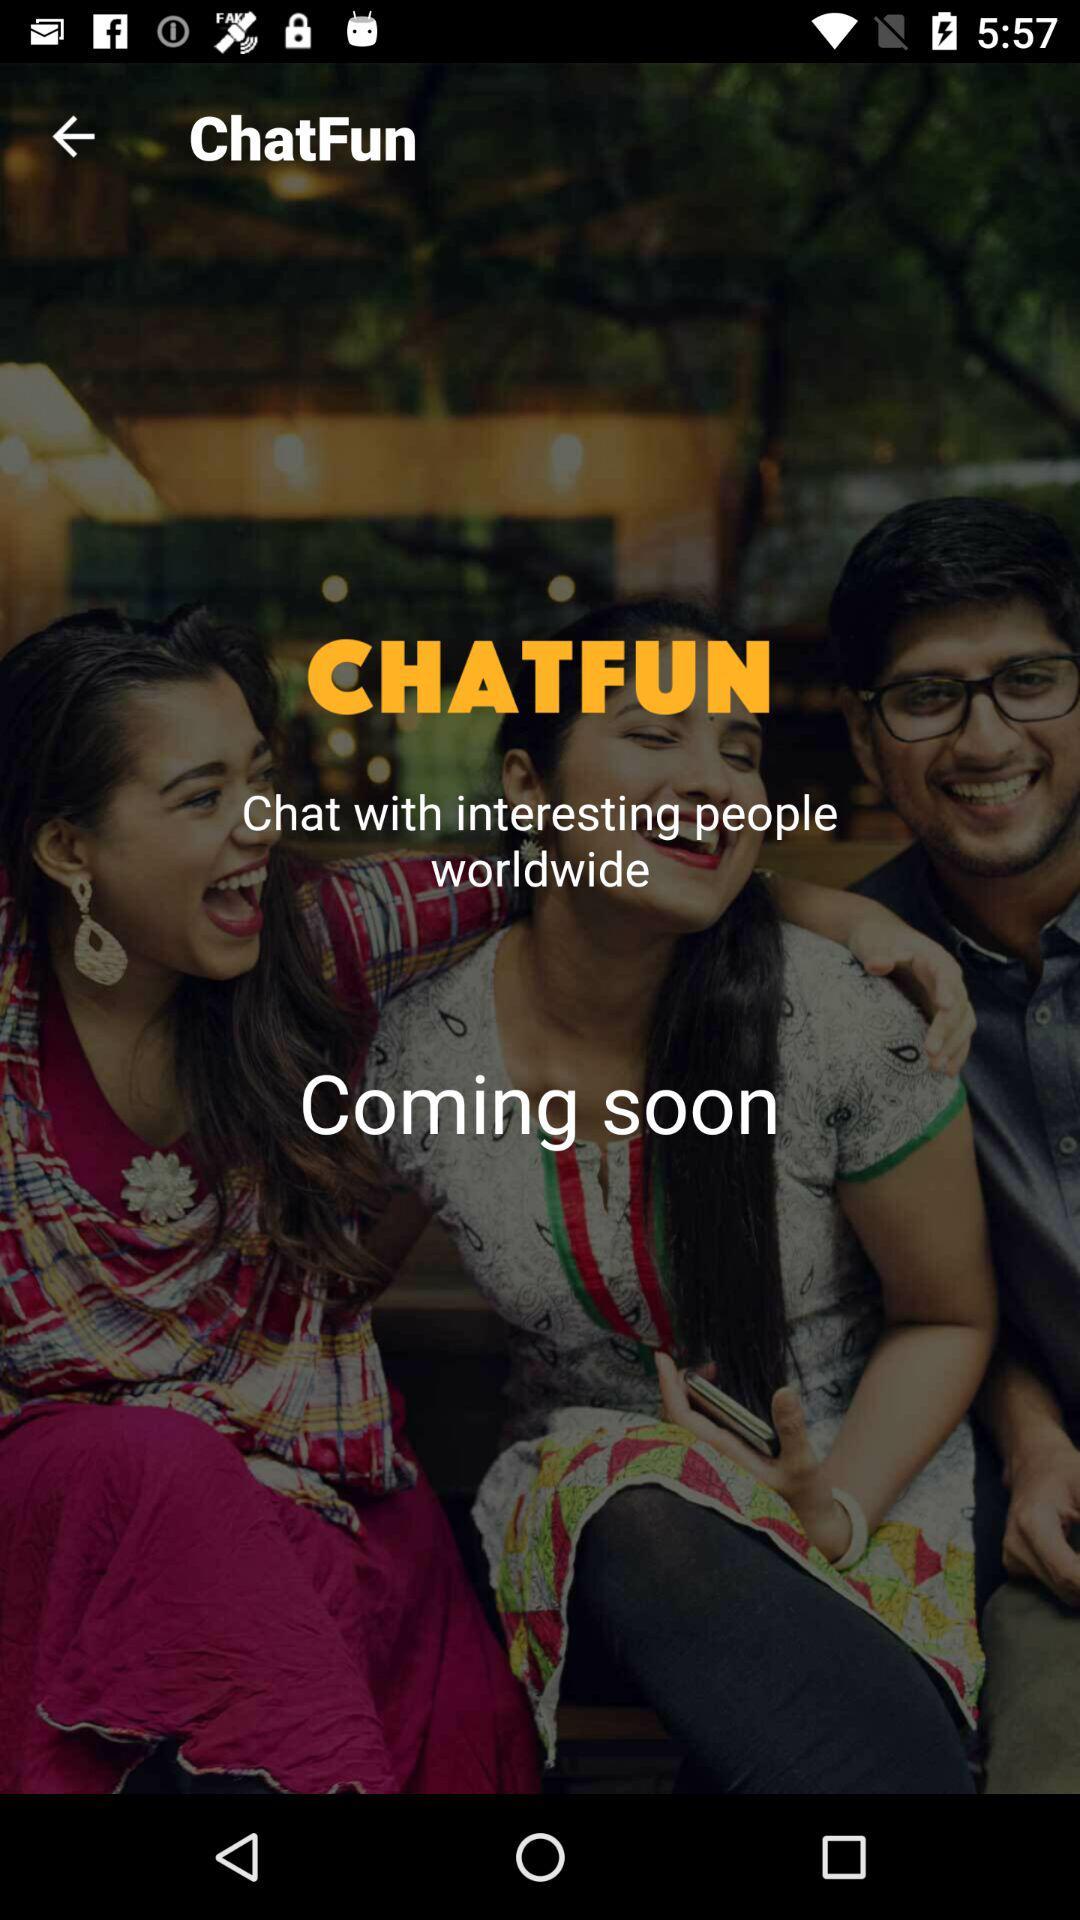  I want to click on item to the left of chatfun icon, so click(72, 135).